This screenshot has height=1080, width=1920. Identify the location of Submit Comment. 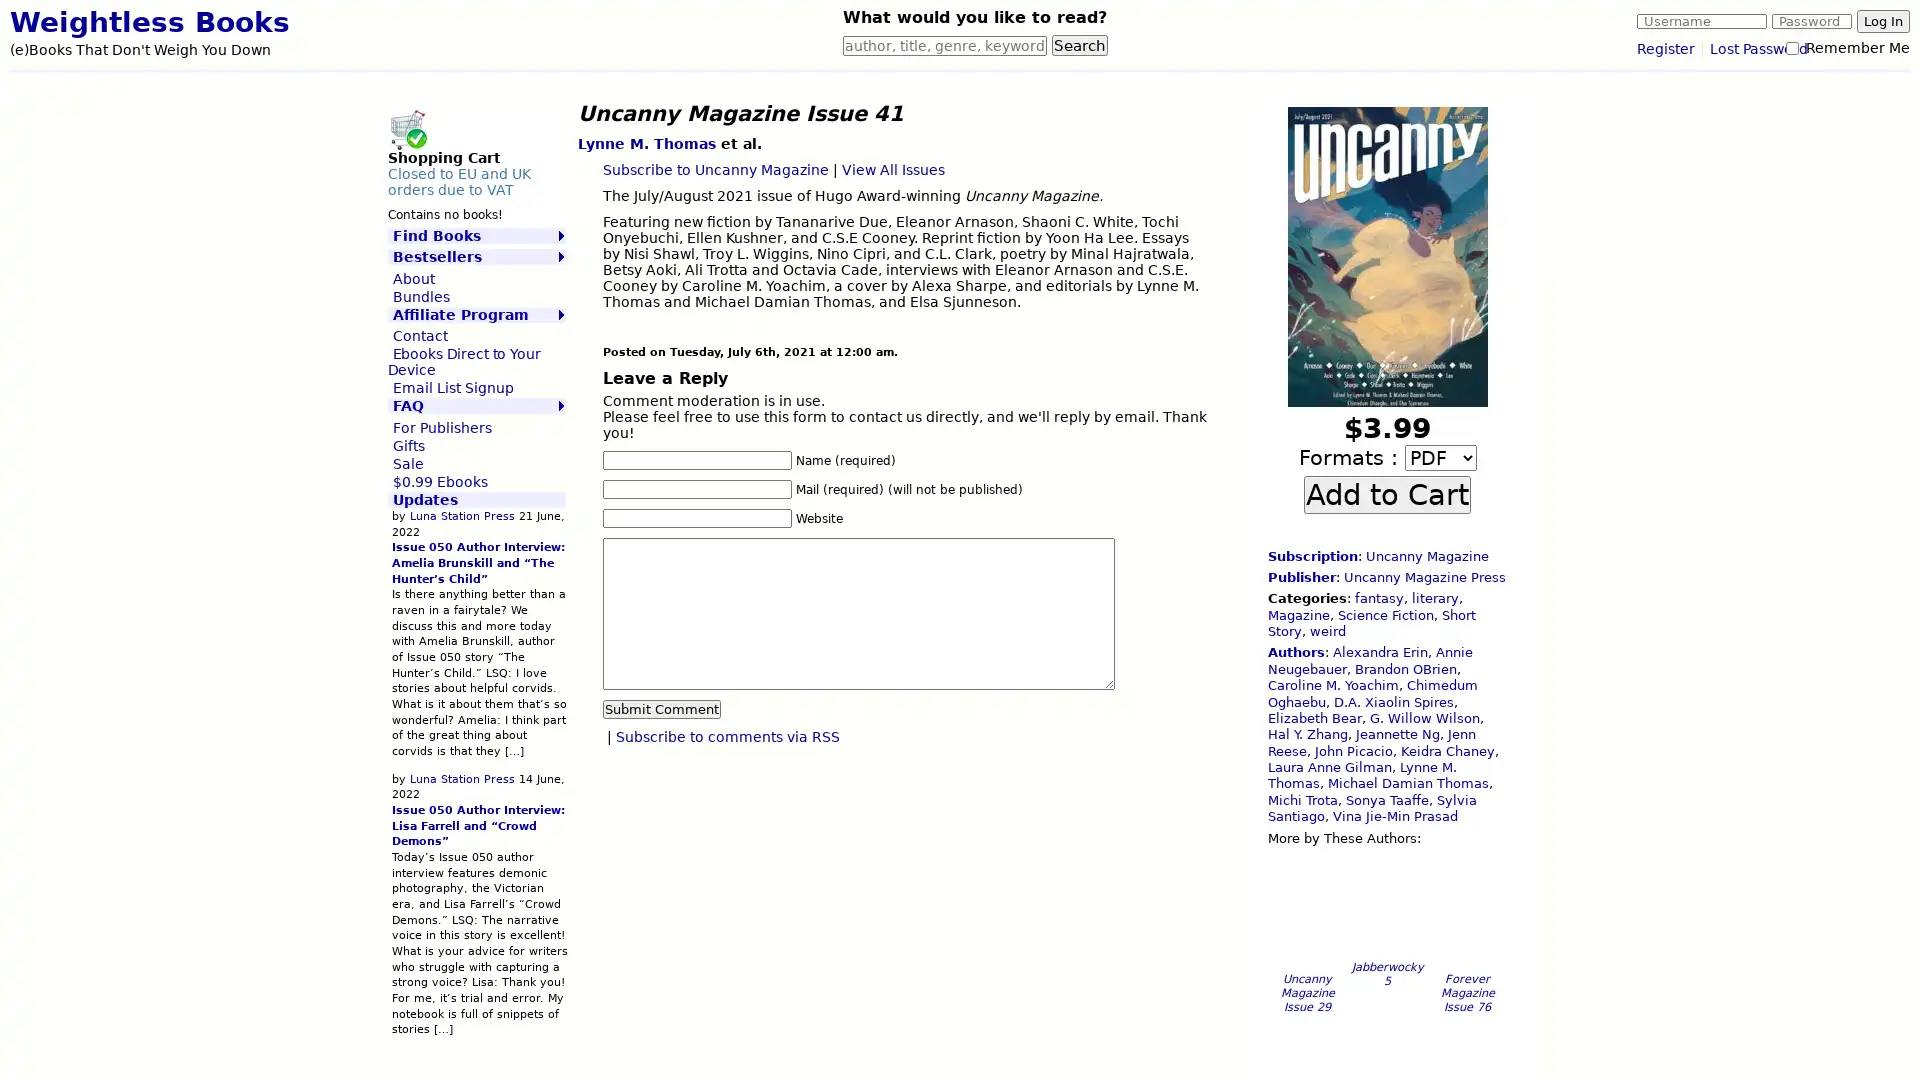
(661, 707).